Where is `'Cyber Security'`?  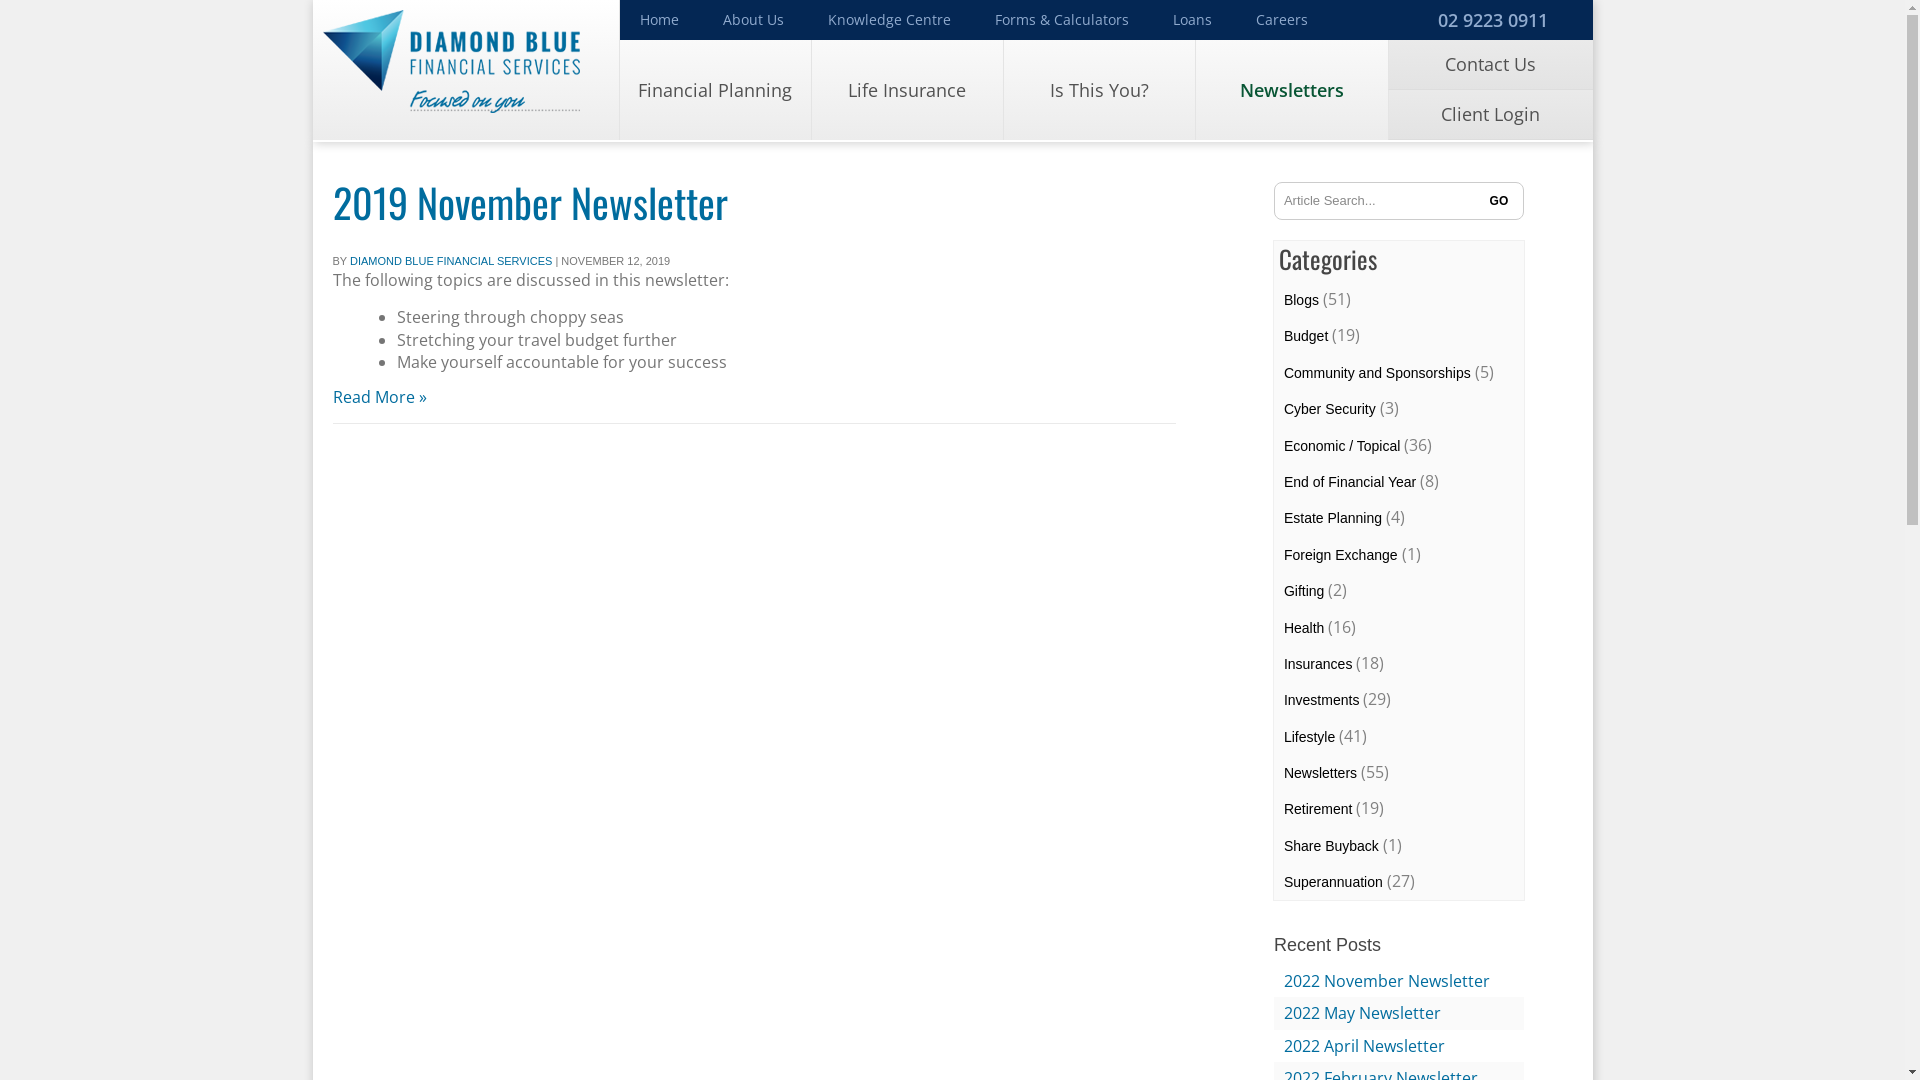
'Cyber Security' is located at coordinates (1283, 407).